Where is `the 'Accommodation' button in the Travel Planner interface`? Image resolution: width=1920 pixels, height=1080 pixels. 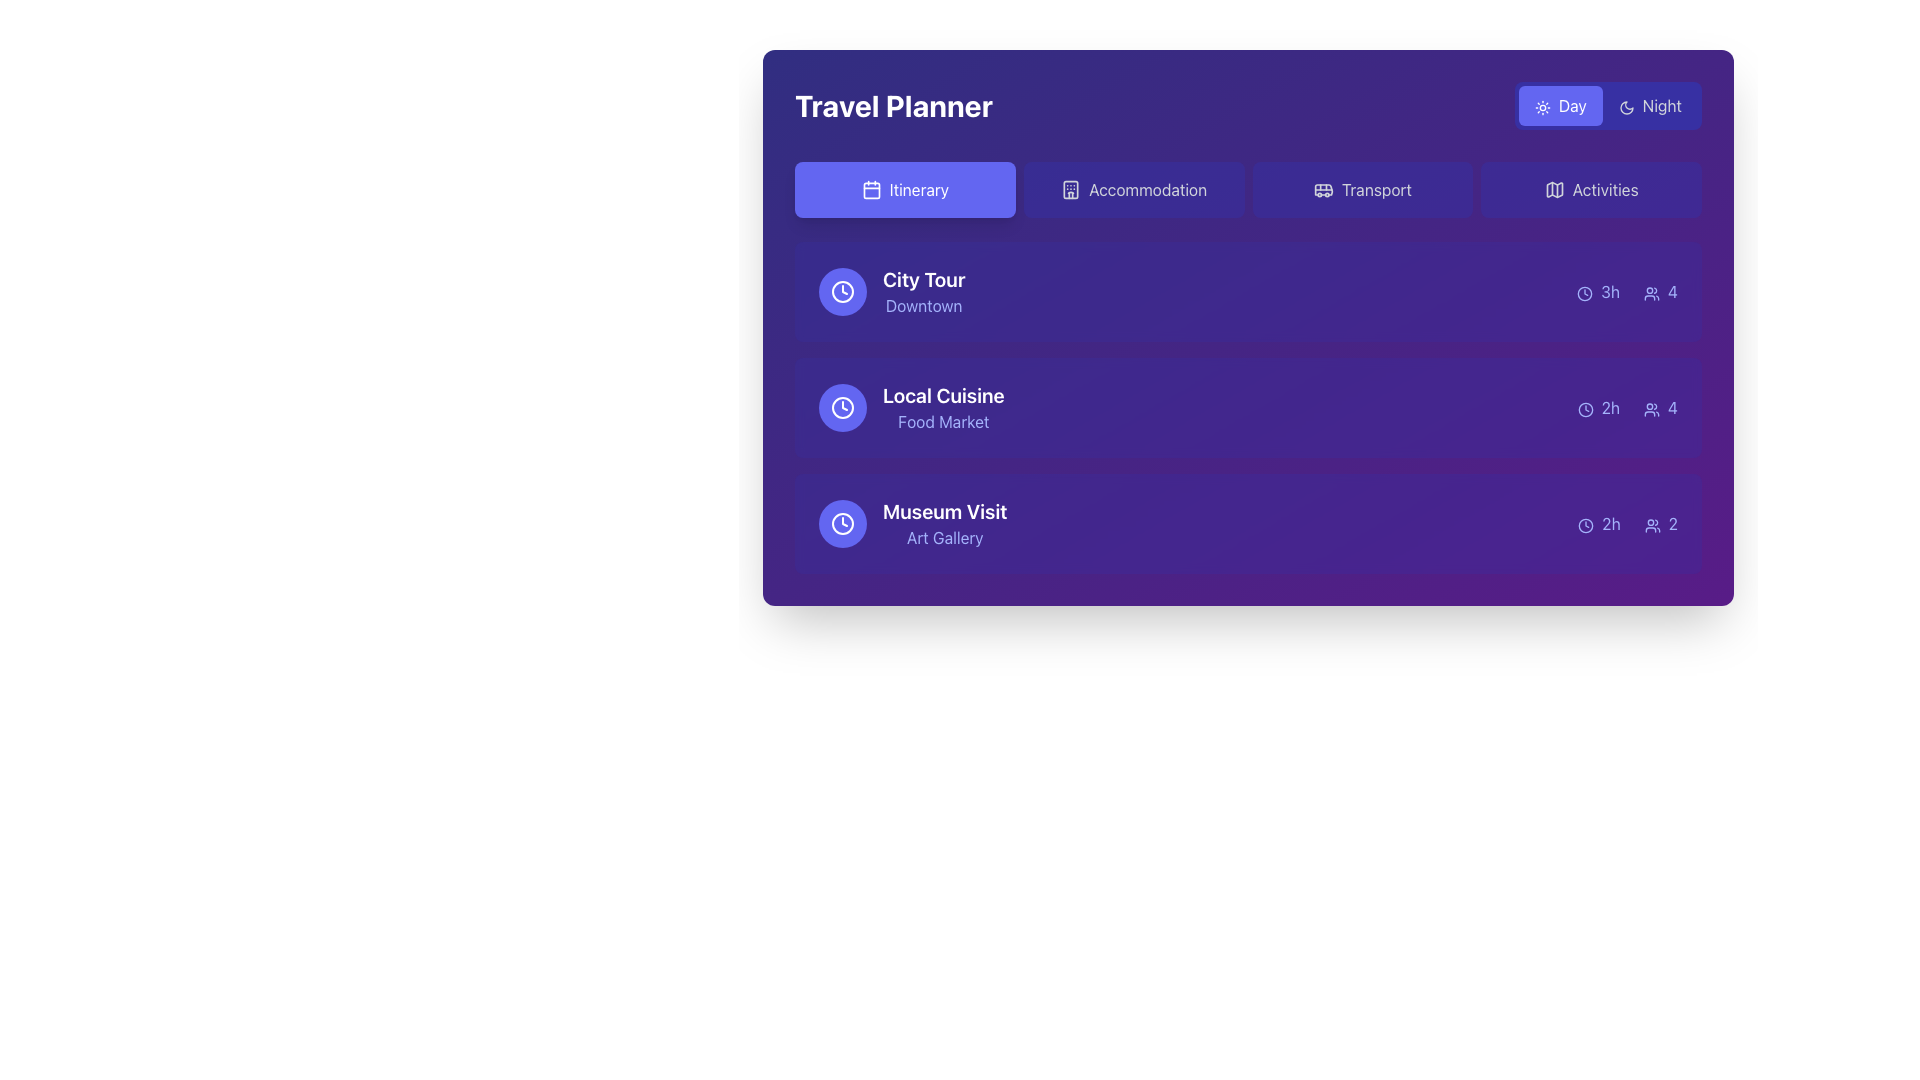
the 'Accommodation' button in the Travel Planner interface is located at coordinates (1133, 189).